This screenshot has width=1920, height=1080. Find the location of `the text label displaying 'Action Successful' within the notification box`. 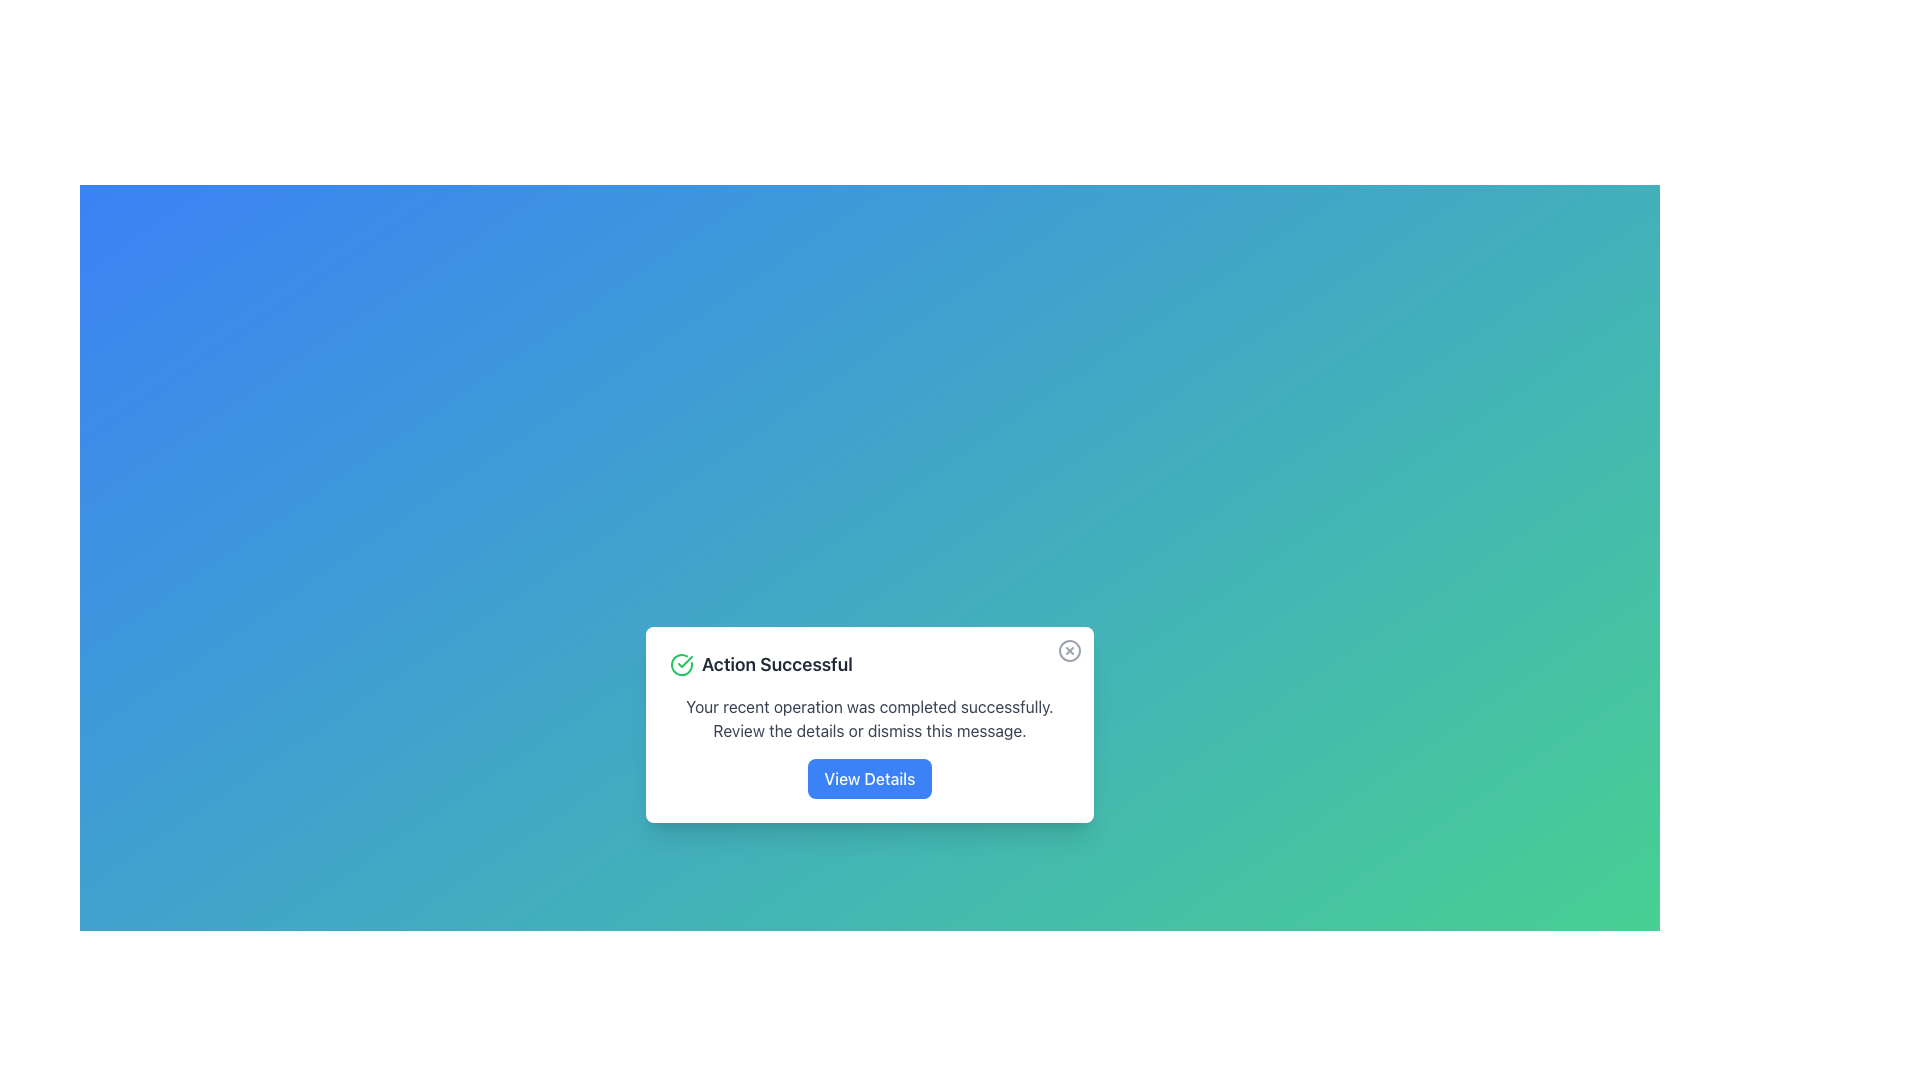

the text label displaying 'Action Successful' within the notification box is located at coordinates (776, 664).